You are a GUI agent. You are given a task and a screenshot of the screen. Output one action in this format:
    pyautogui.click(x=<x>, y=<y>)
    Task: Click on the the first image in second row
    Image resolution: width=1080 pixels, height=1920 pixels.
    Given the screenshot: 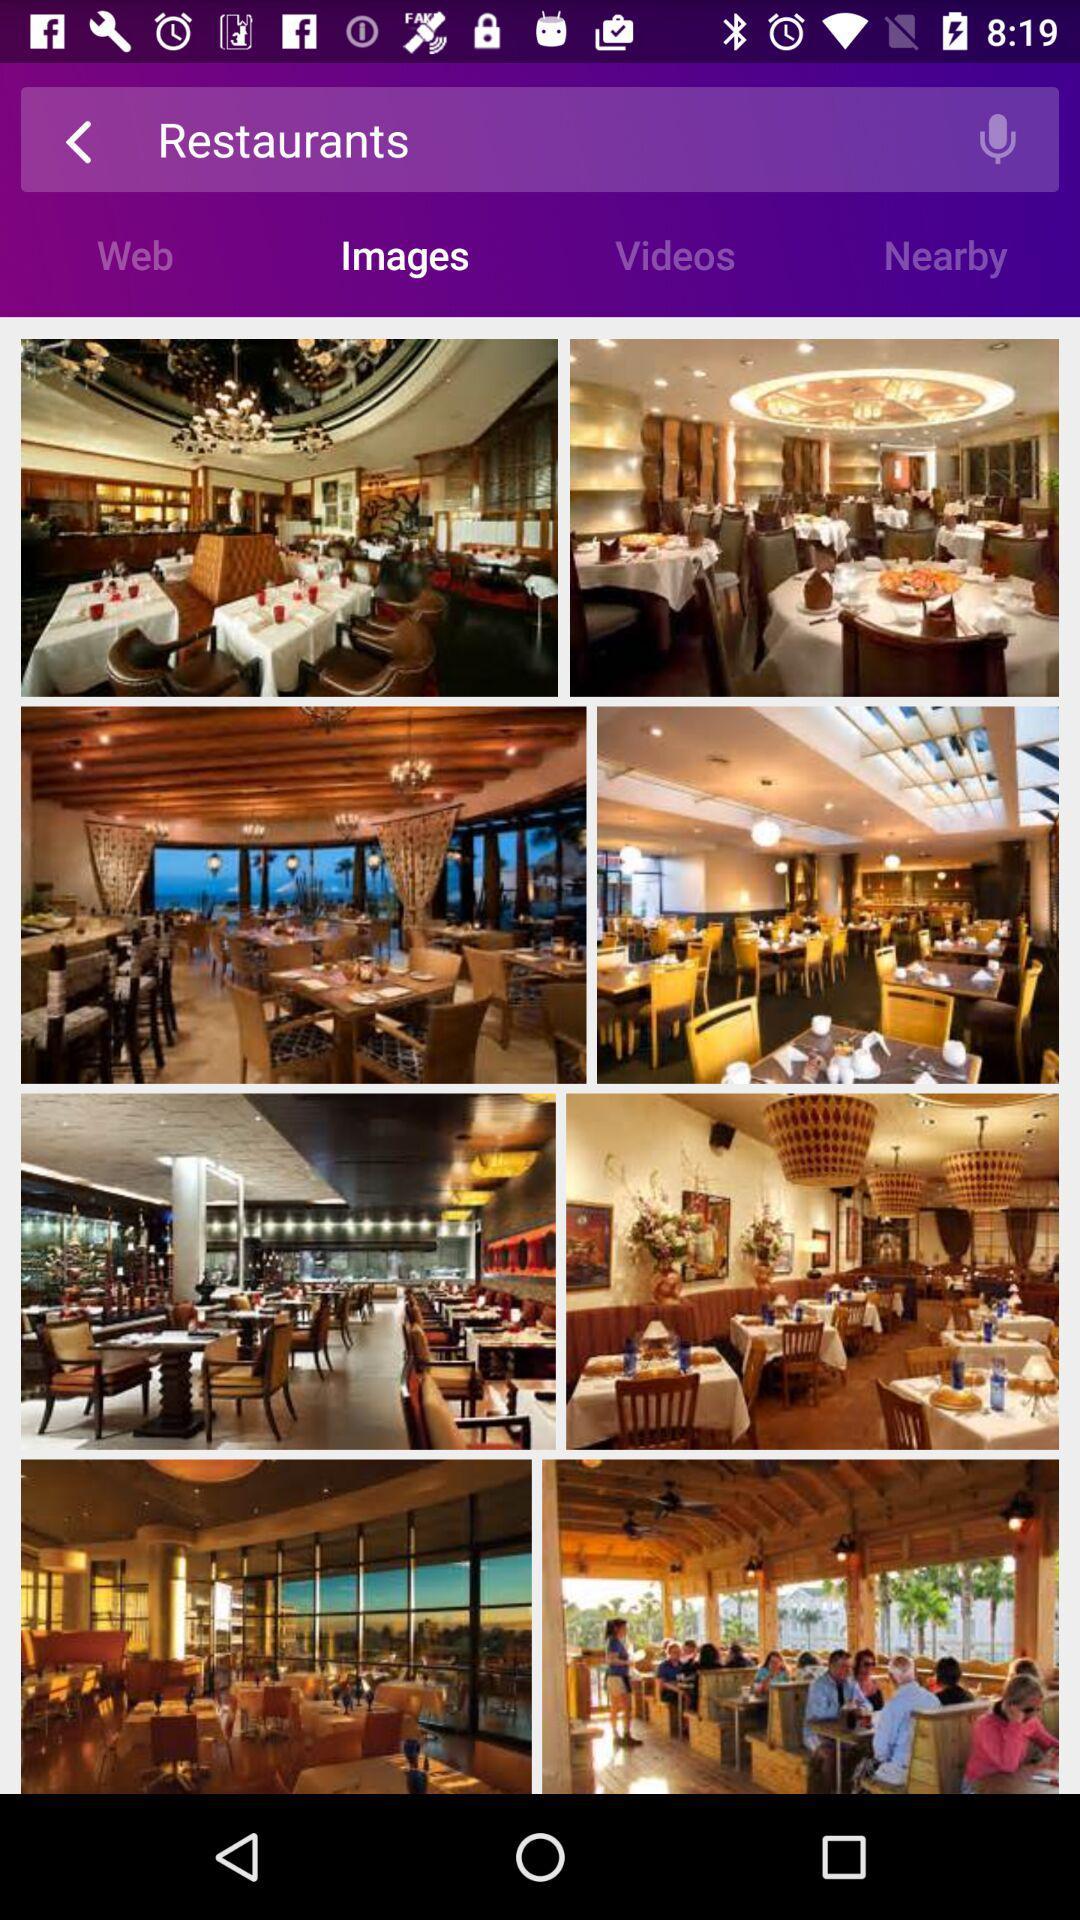 What is the action you would take?
    pyautogui.click(x=304, y=894)
    